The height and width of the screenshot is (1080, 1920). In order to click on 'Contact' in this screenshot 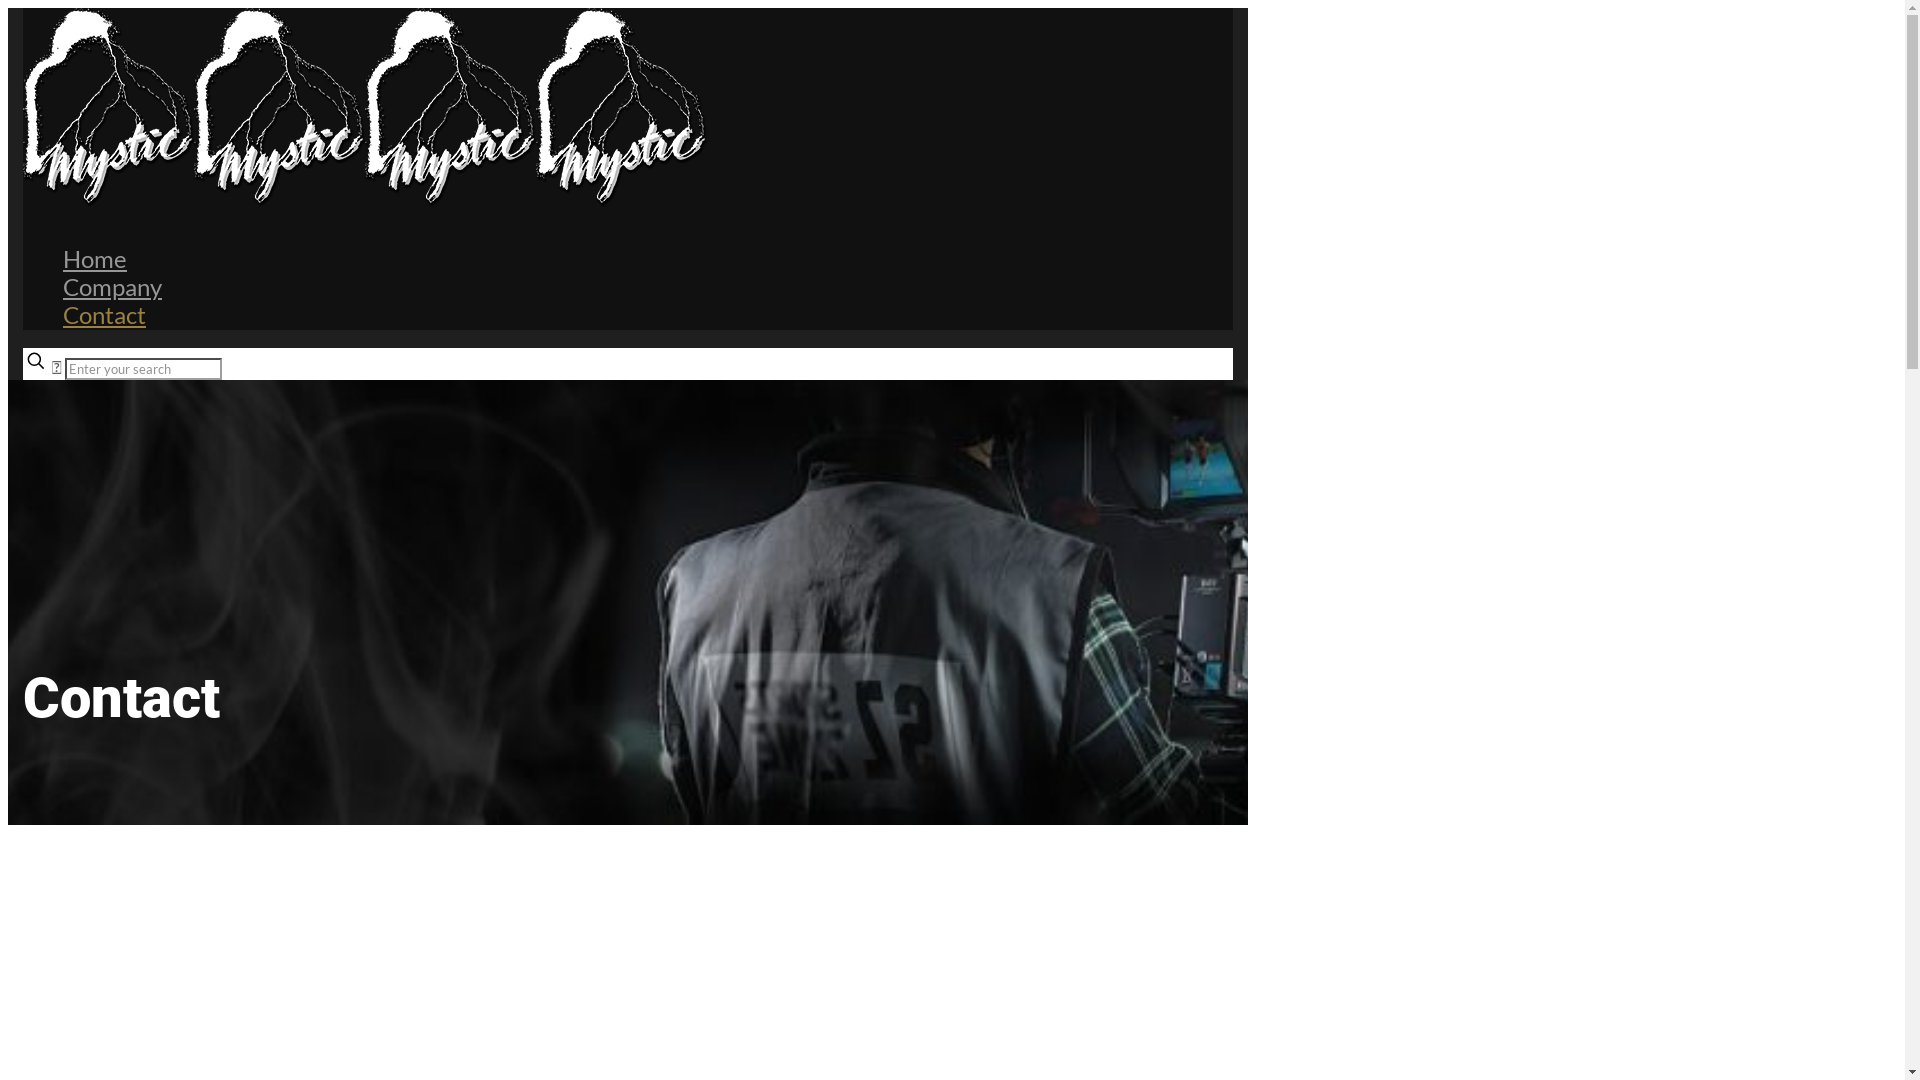, I will do `click(62, 314)`.